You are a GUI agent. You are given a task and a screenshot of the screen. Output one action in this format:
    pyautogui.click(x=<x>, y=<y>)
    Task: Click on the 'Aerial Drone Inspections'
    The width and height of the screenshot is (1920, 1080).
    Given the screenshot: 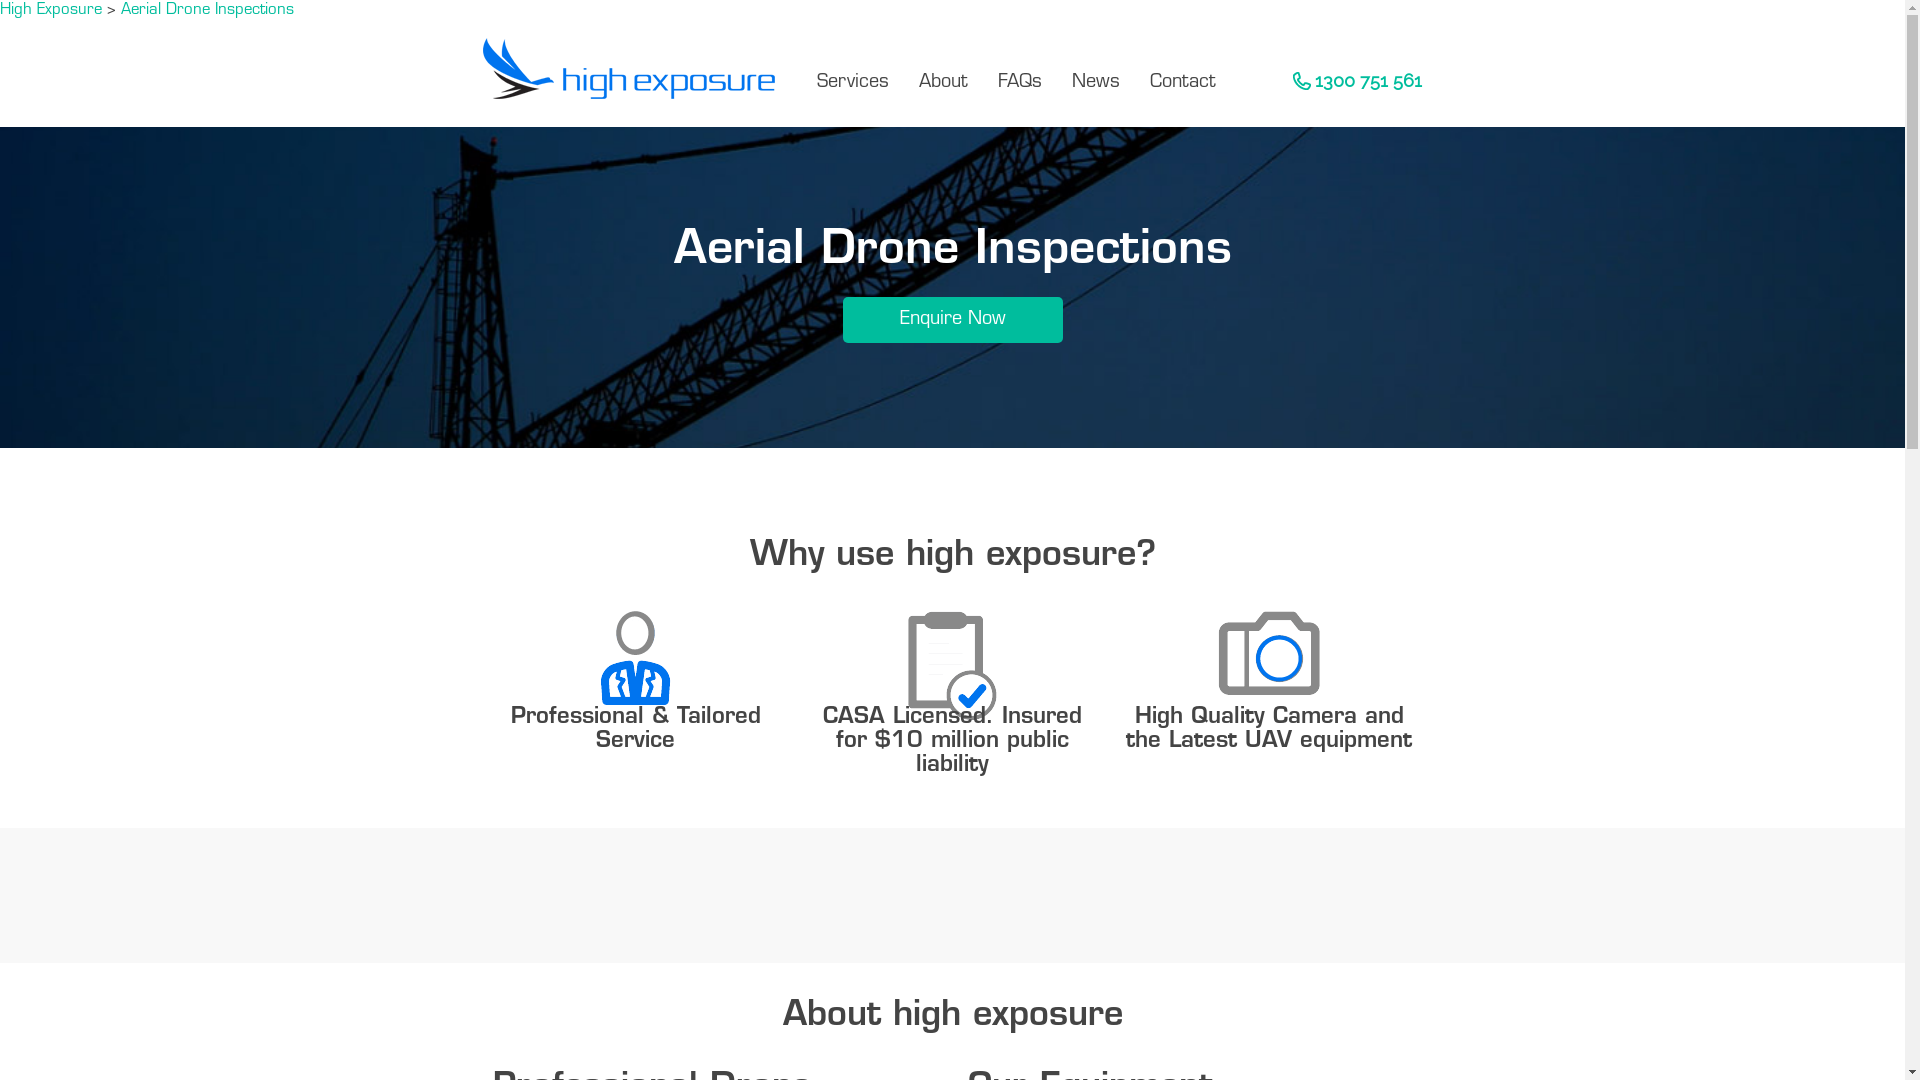 What is the action you would take?
    pyautogui.click(x=119, y=10)
    